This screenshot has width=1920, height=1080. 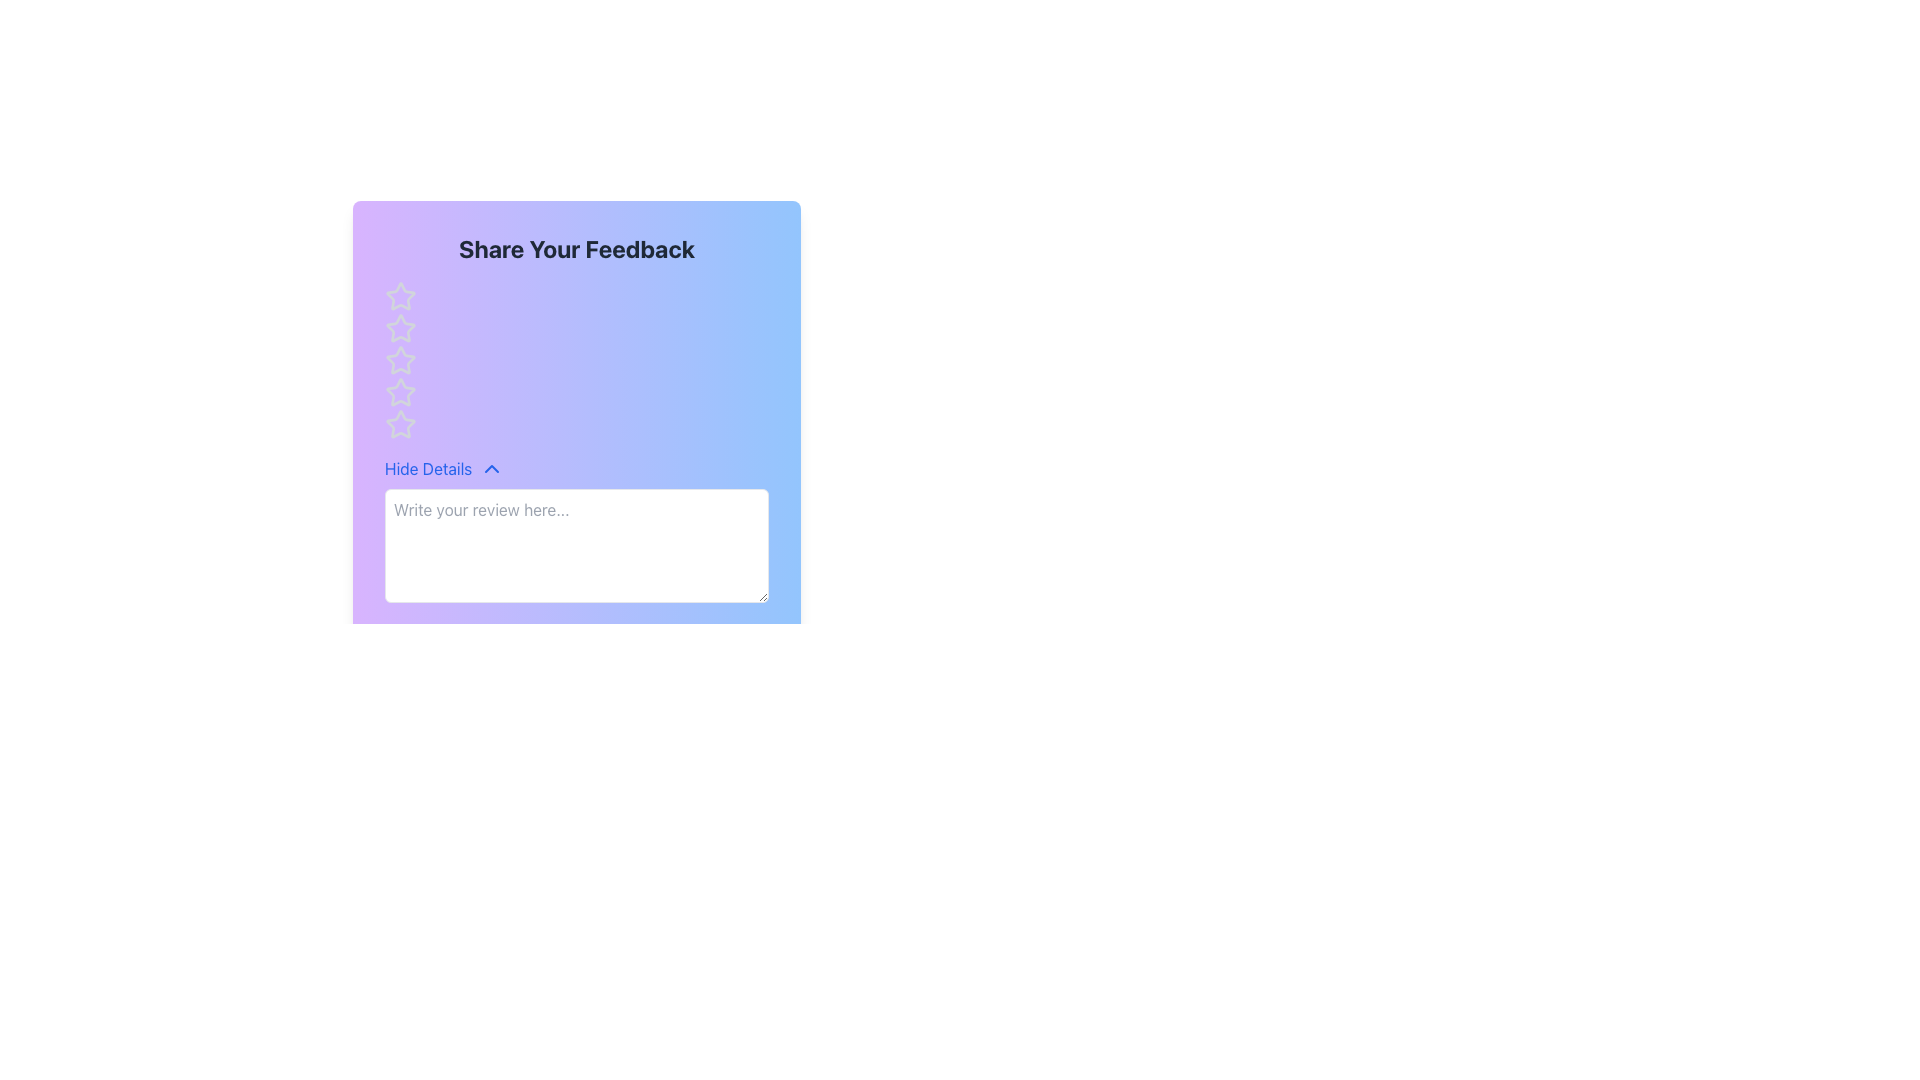 What do you see at coordinates (399, 326) in the screenshot?
I see `the second star in the vertical sequence of five stars` at bounding box center [399, 326].